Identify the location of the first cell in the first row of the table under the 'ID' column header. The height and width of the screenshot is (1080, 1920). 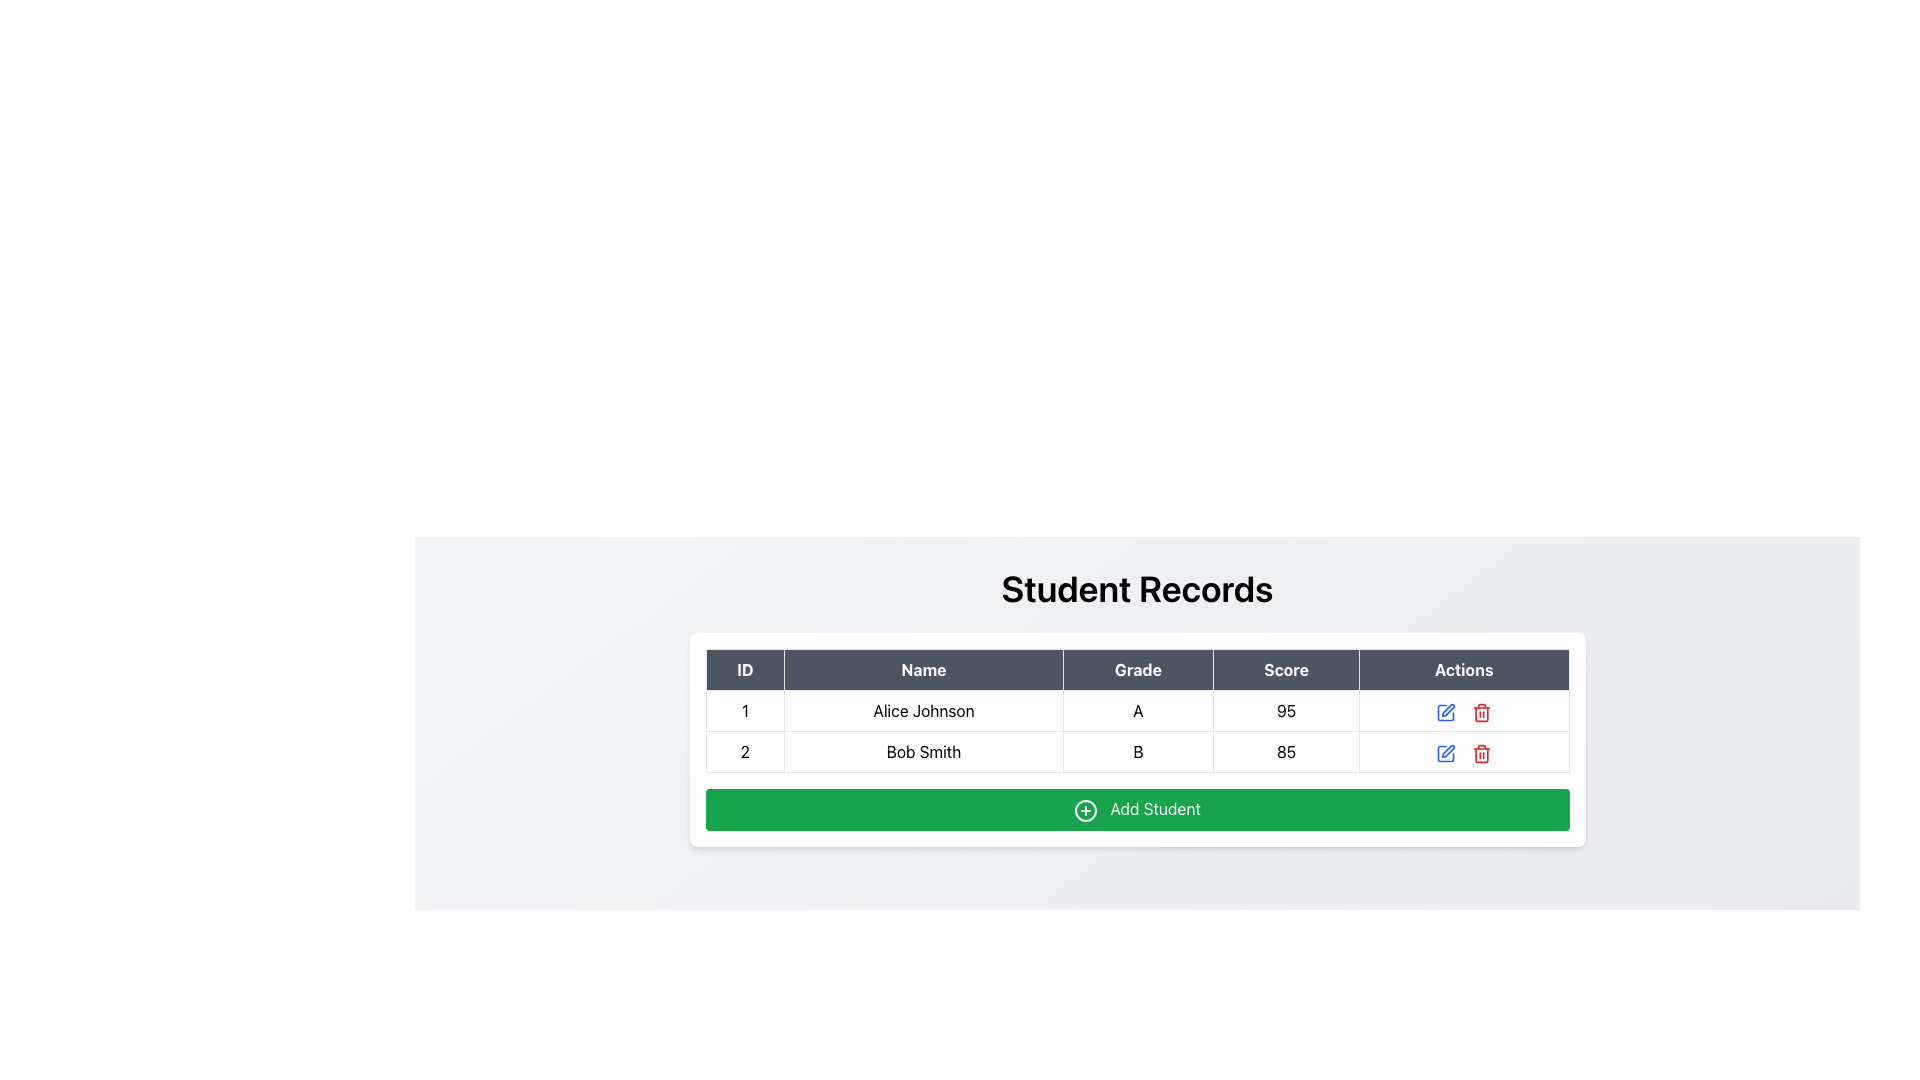
(744, 709).